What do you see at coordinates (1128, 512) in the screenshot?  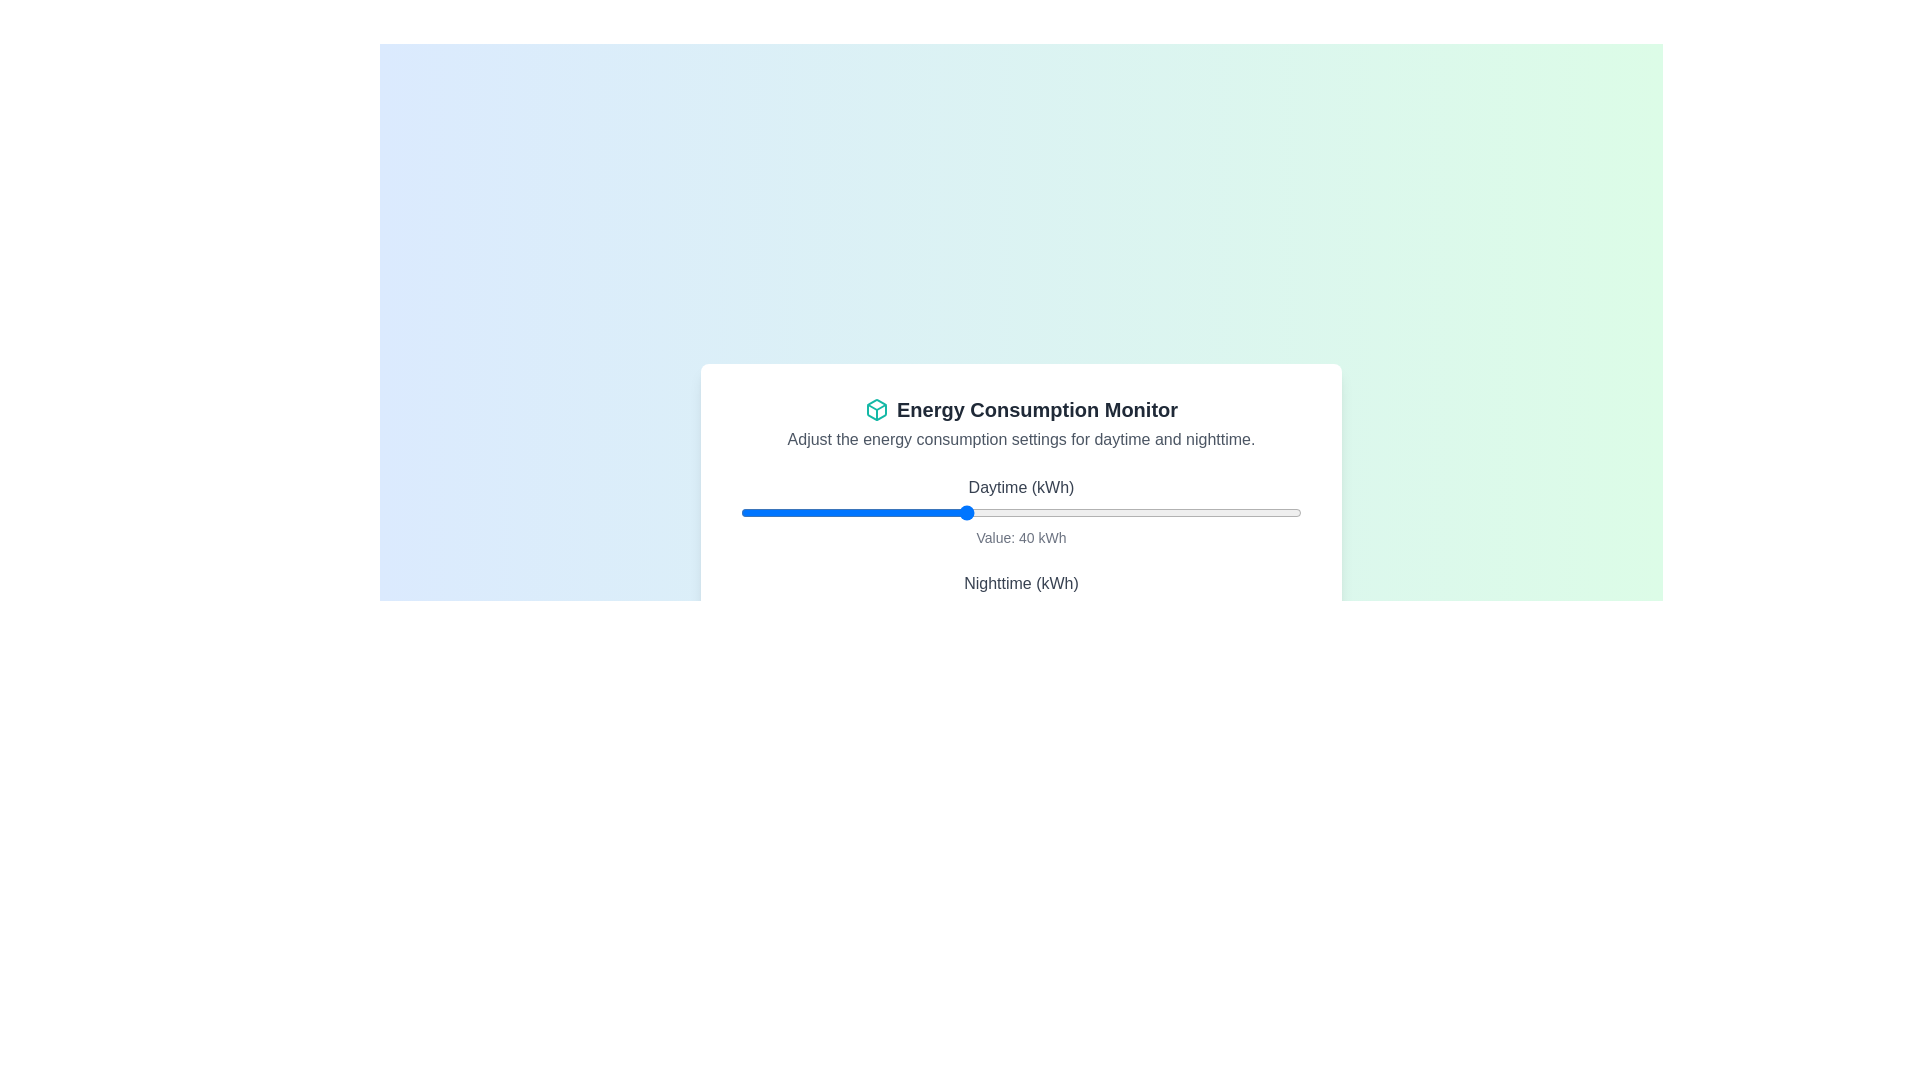 I see `the daytime energy consumption slider to 69 kWh` at bounding box center [1128, 512].